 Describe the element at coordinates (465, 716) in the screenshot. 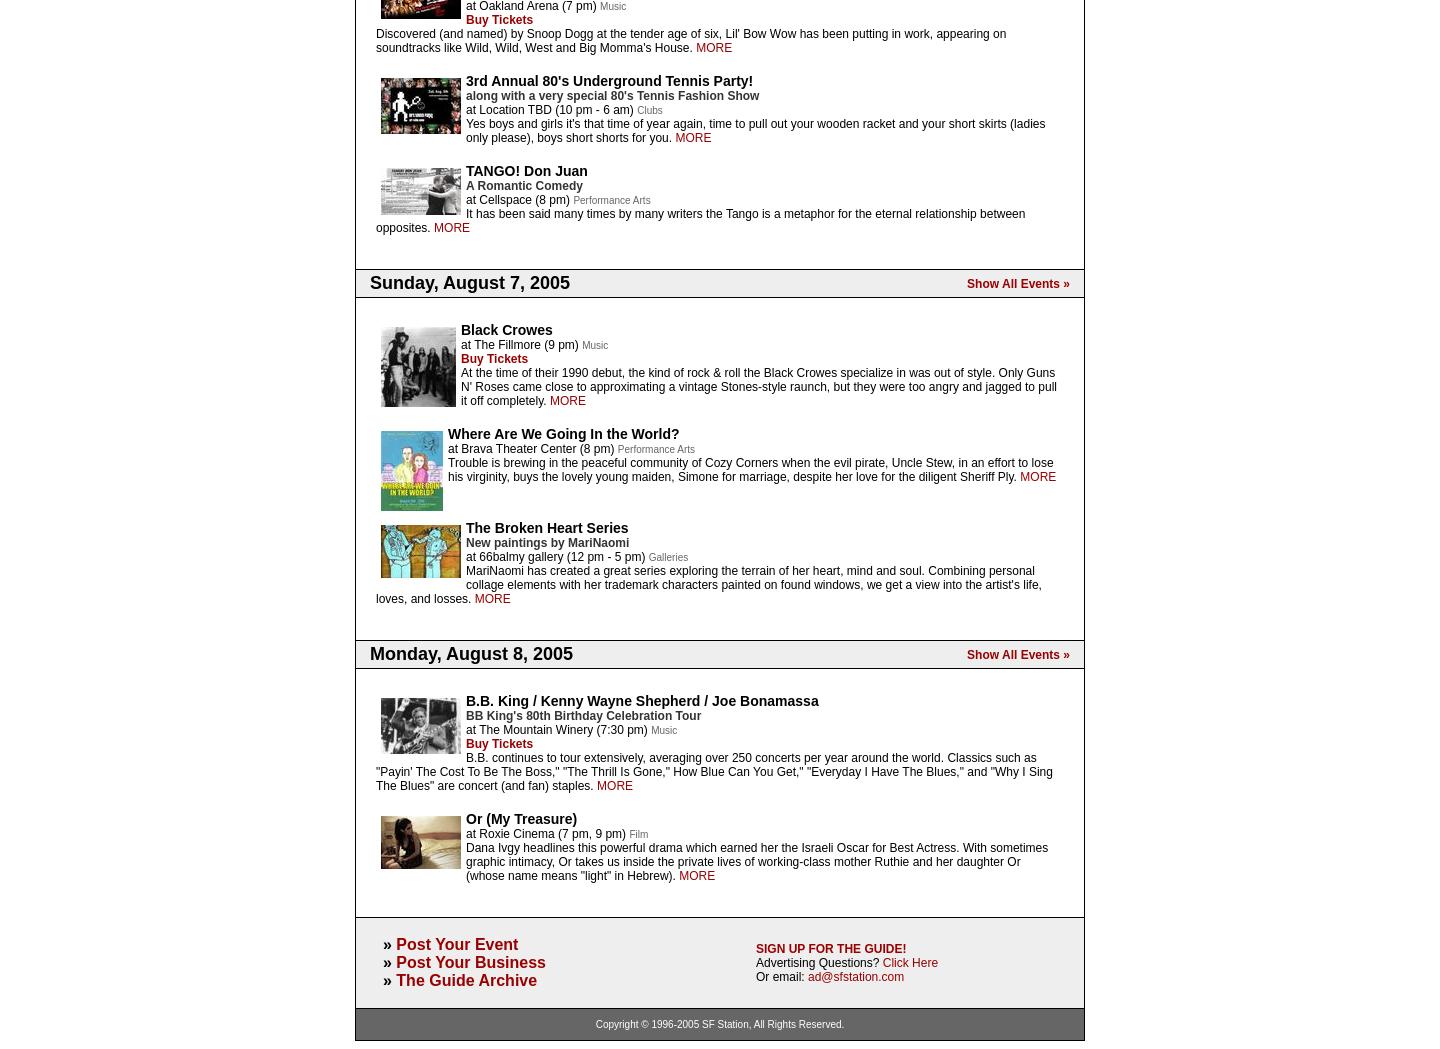

I see `'BB King's 80th Birthday Celebration Tour'` at that location.